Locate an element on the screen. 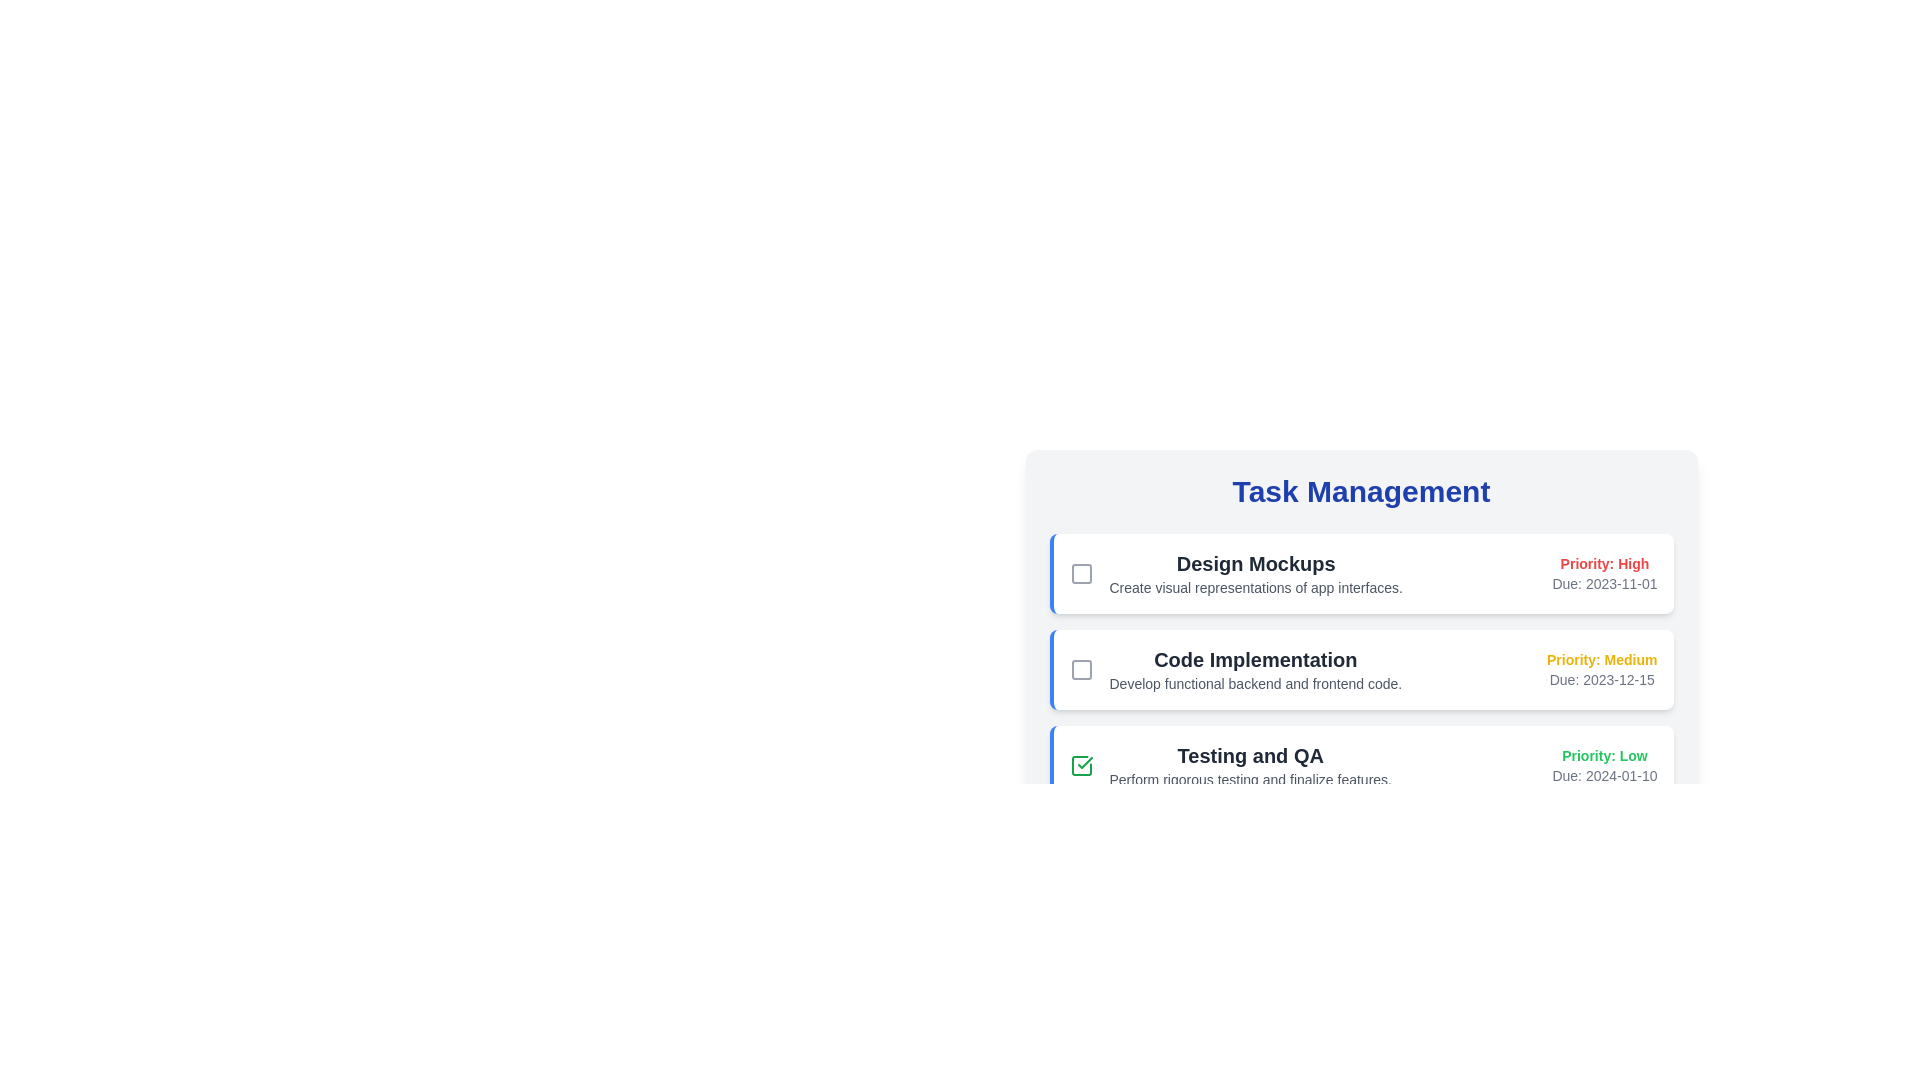 This screenshot has height=1080, width=1920. the green checkbox with a checkmark located to the left of the 'Testing and QA' task item in the third row of the list within the 'Task Management' panel is located at coordinates (1080, 765).